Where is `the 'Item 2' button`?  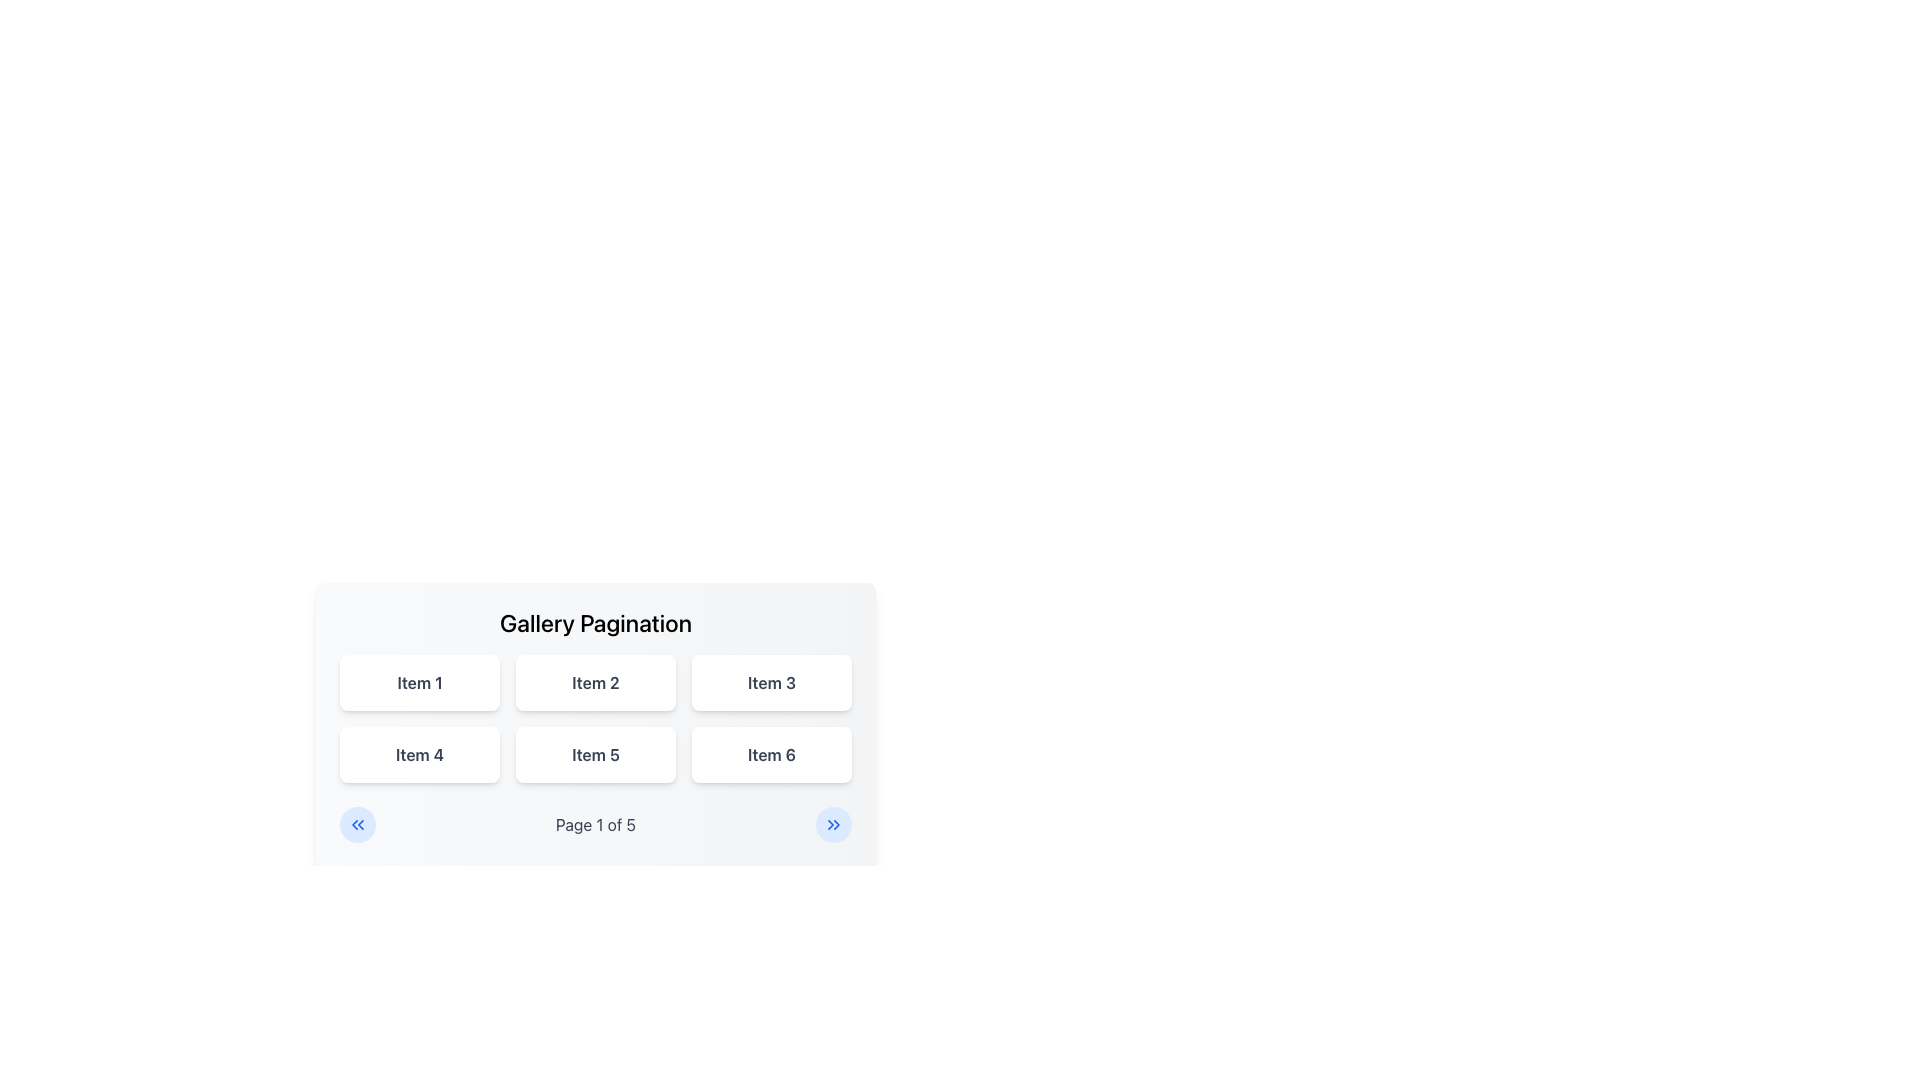 the 'Item 2' button is located at coordinates (594, 681).